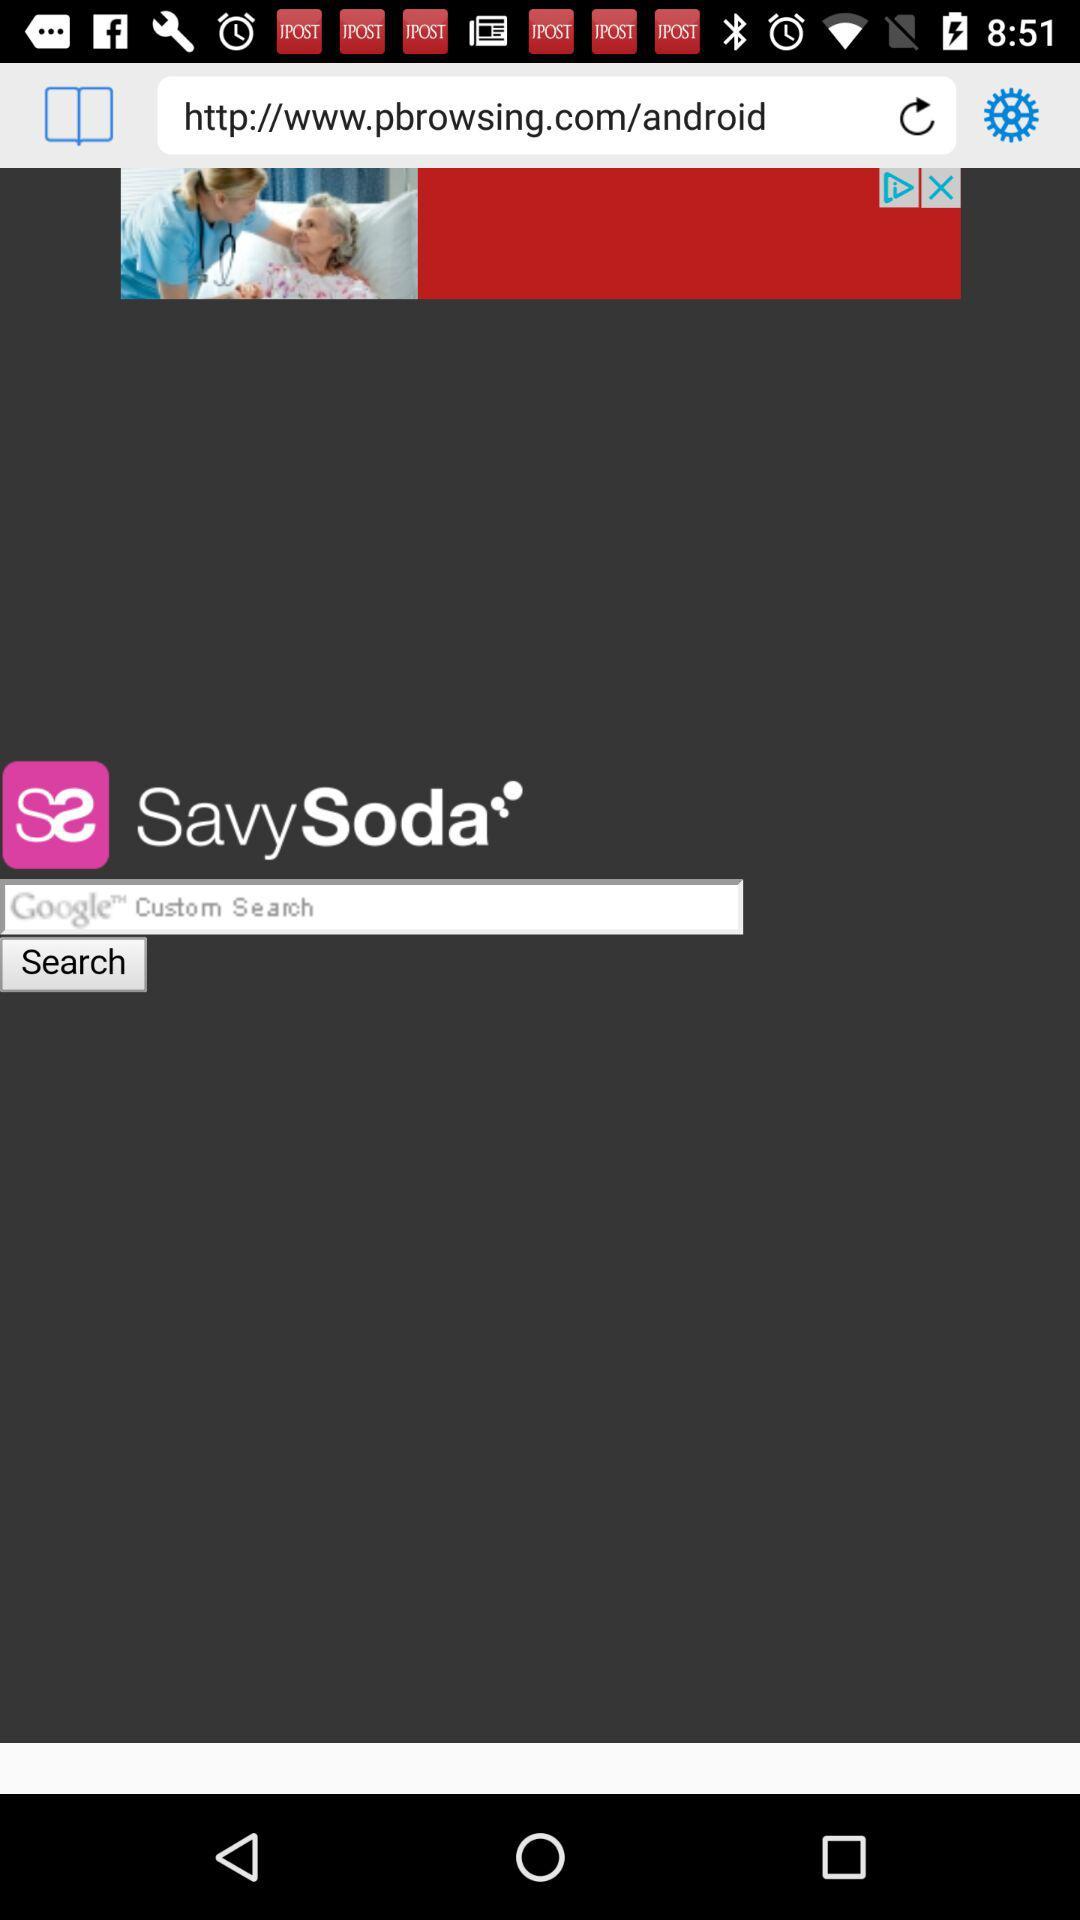 The width and height of the screenshot is (1080, 1920). Describe the element at coordinates (1011, 114) in the screenshot. I see `setting` at that location.